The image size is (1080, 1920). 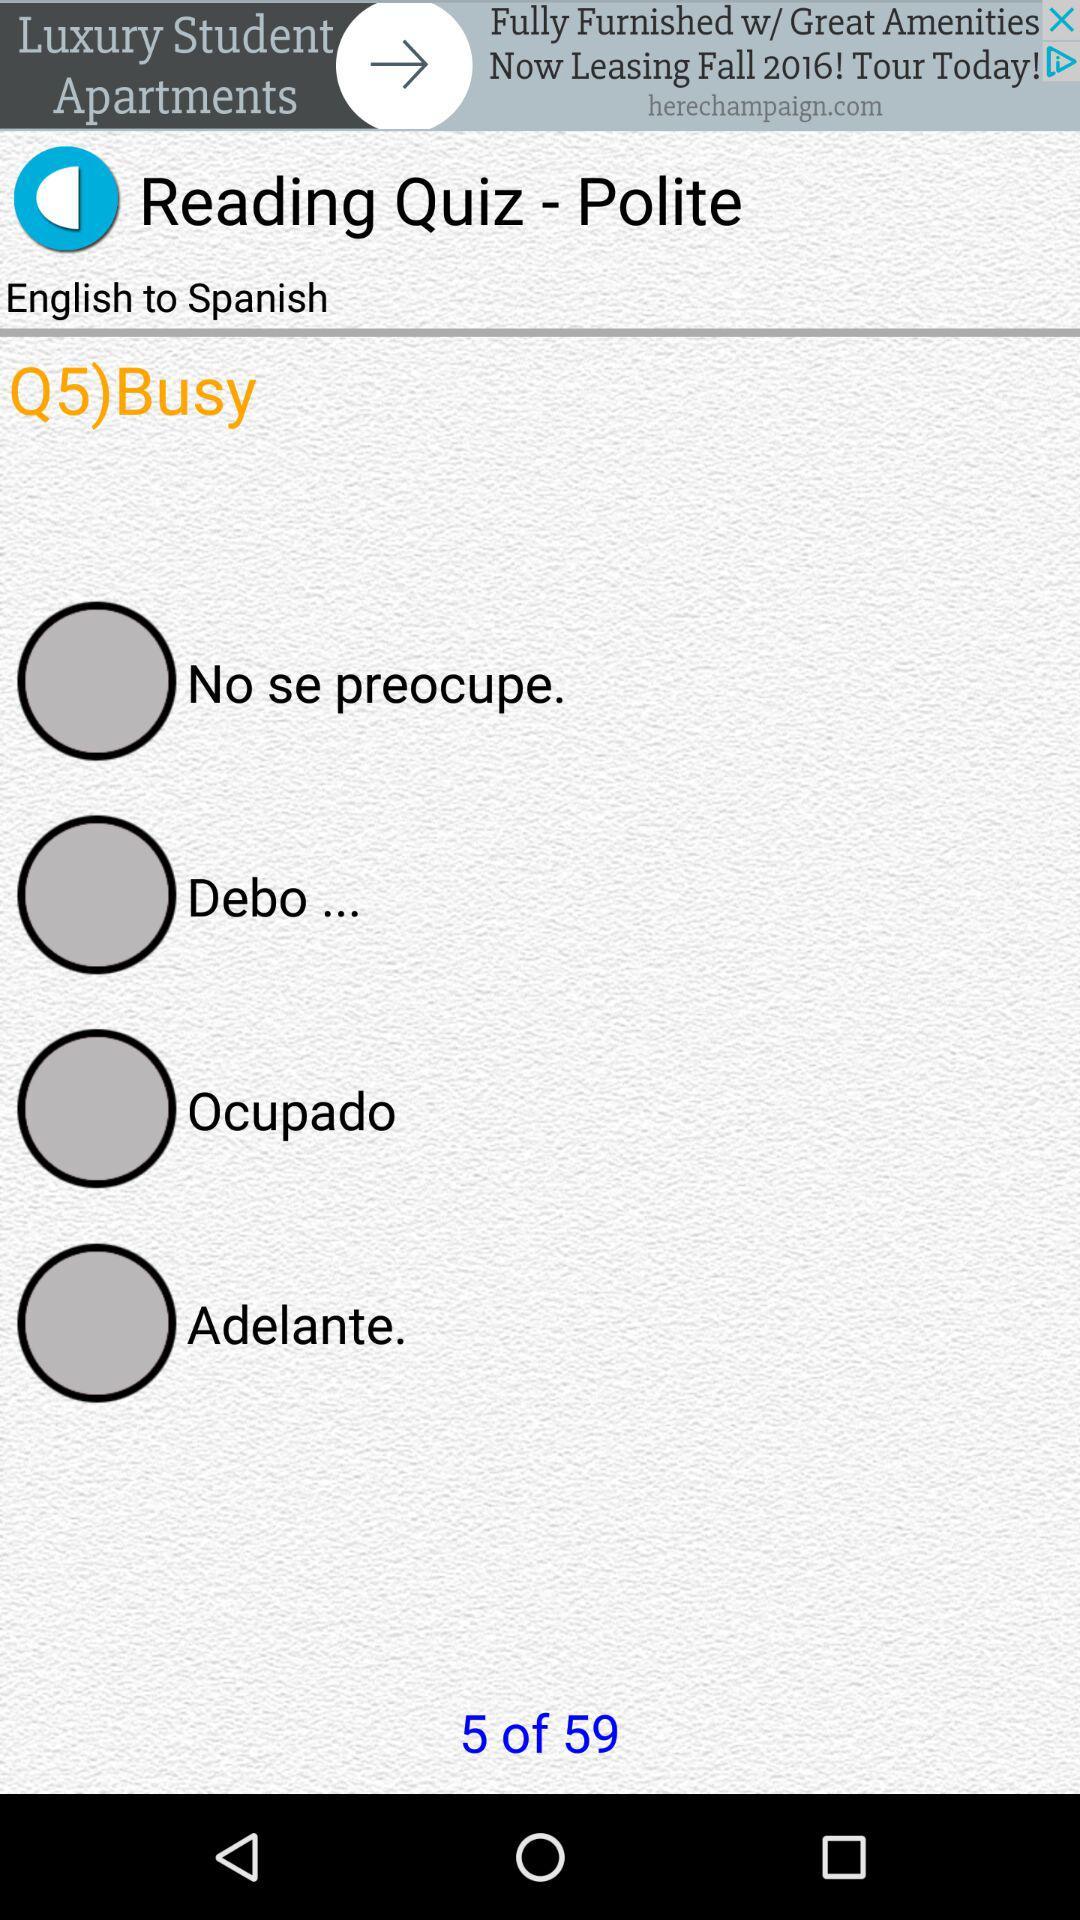 I want to click on option, so click(x=97, y=894).